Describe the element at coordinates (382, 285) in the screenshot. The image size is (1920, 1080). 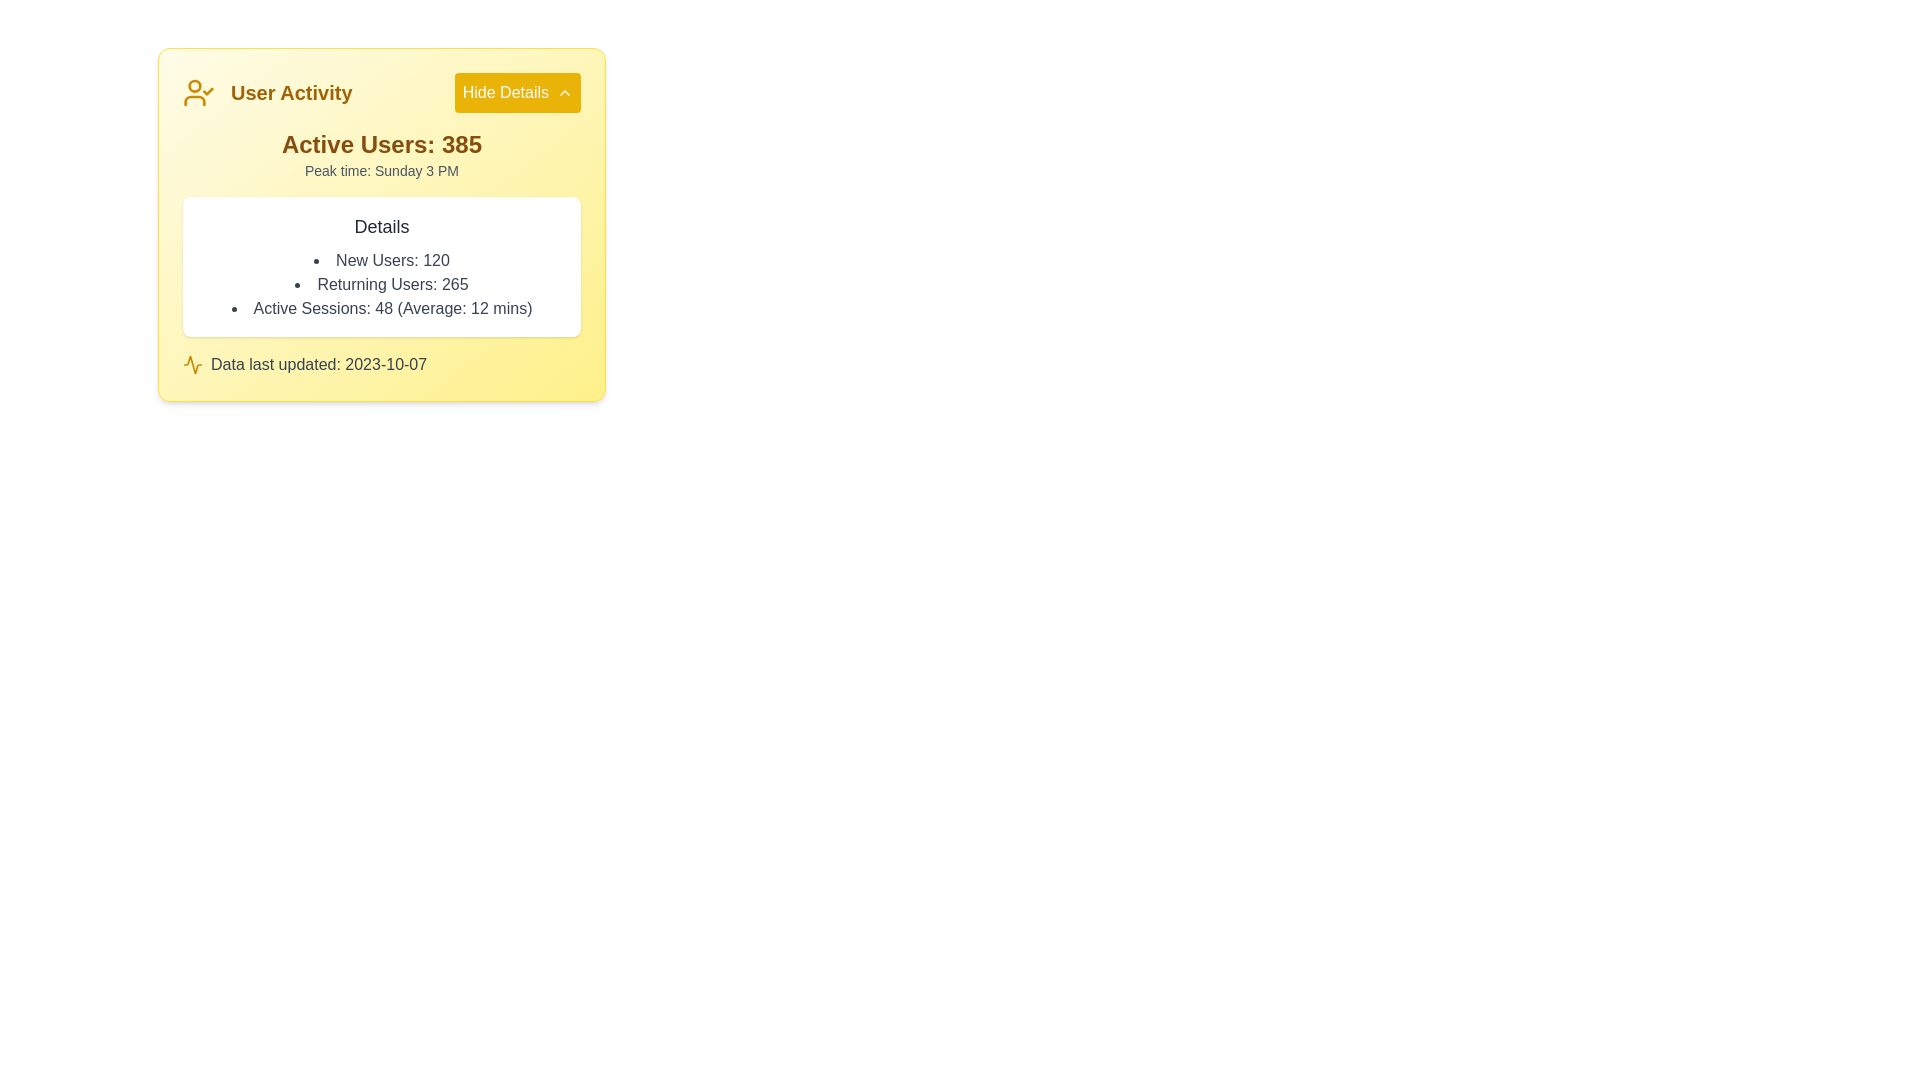
I see `statistics displayed in the bulleted list element titled 'Details', which includes 'New Users: 120', 'Returning Users: 265', and 'Active Sessions: 48 (Average: 12 mins)'` at that location.